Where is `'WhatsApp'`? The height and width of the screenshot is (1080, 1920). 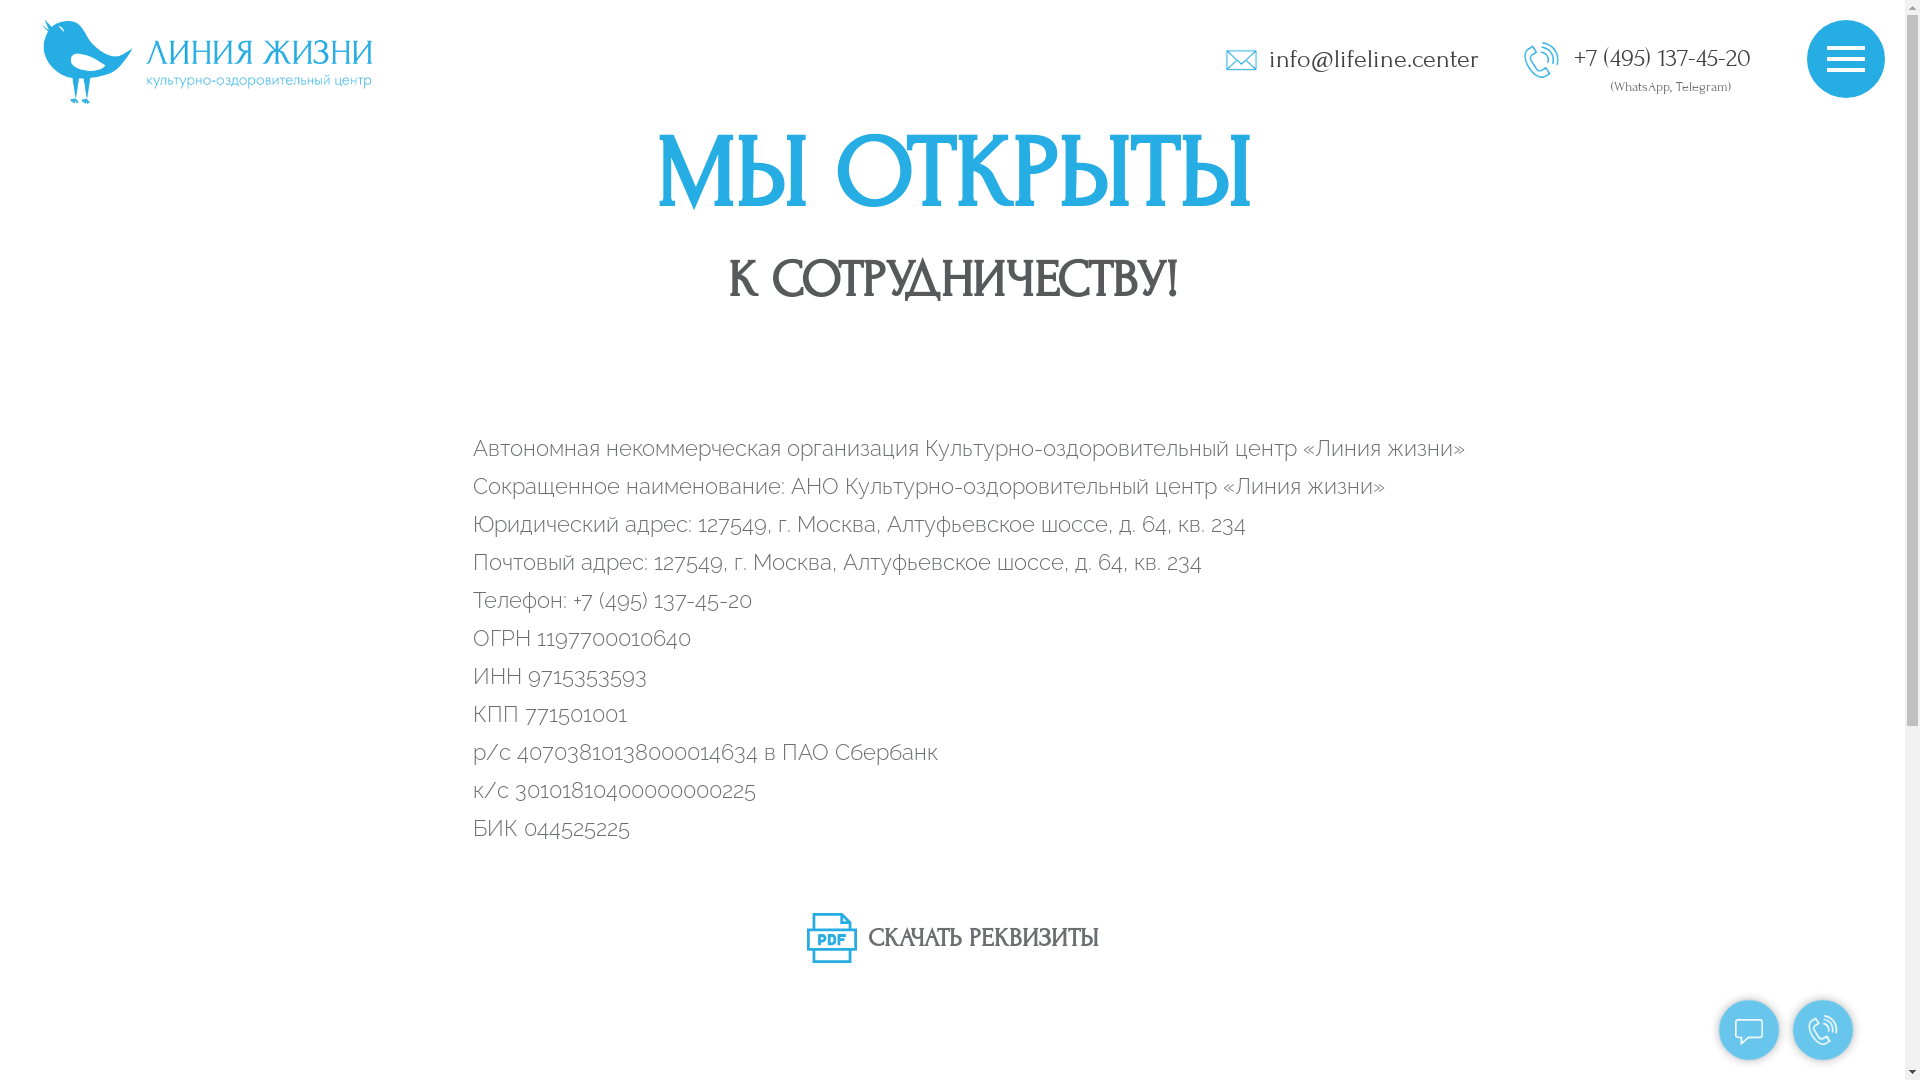 'WhatsApp' is located at coordinates (1641, 86).